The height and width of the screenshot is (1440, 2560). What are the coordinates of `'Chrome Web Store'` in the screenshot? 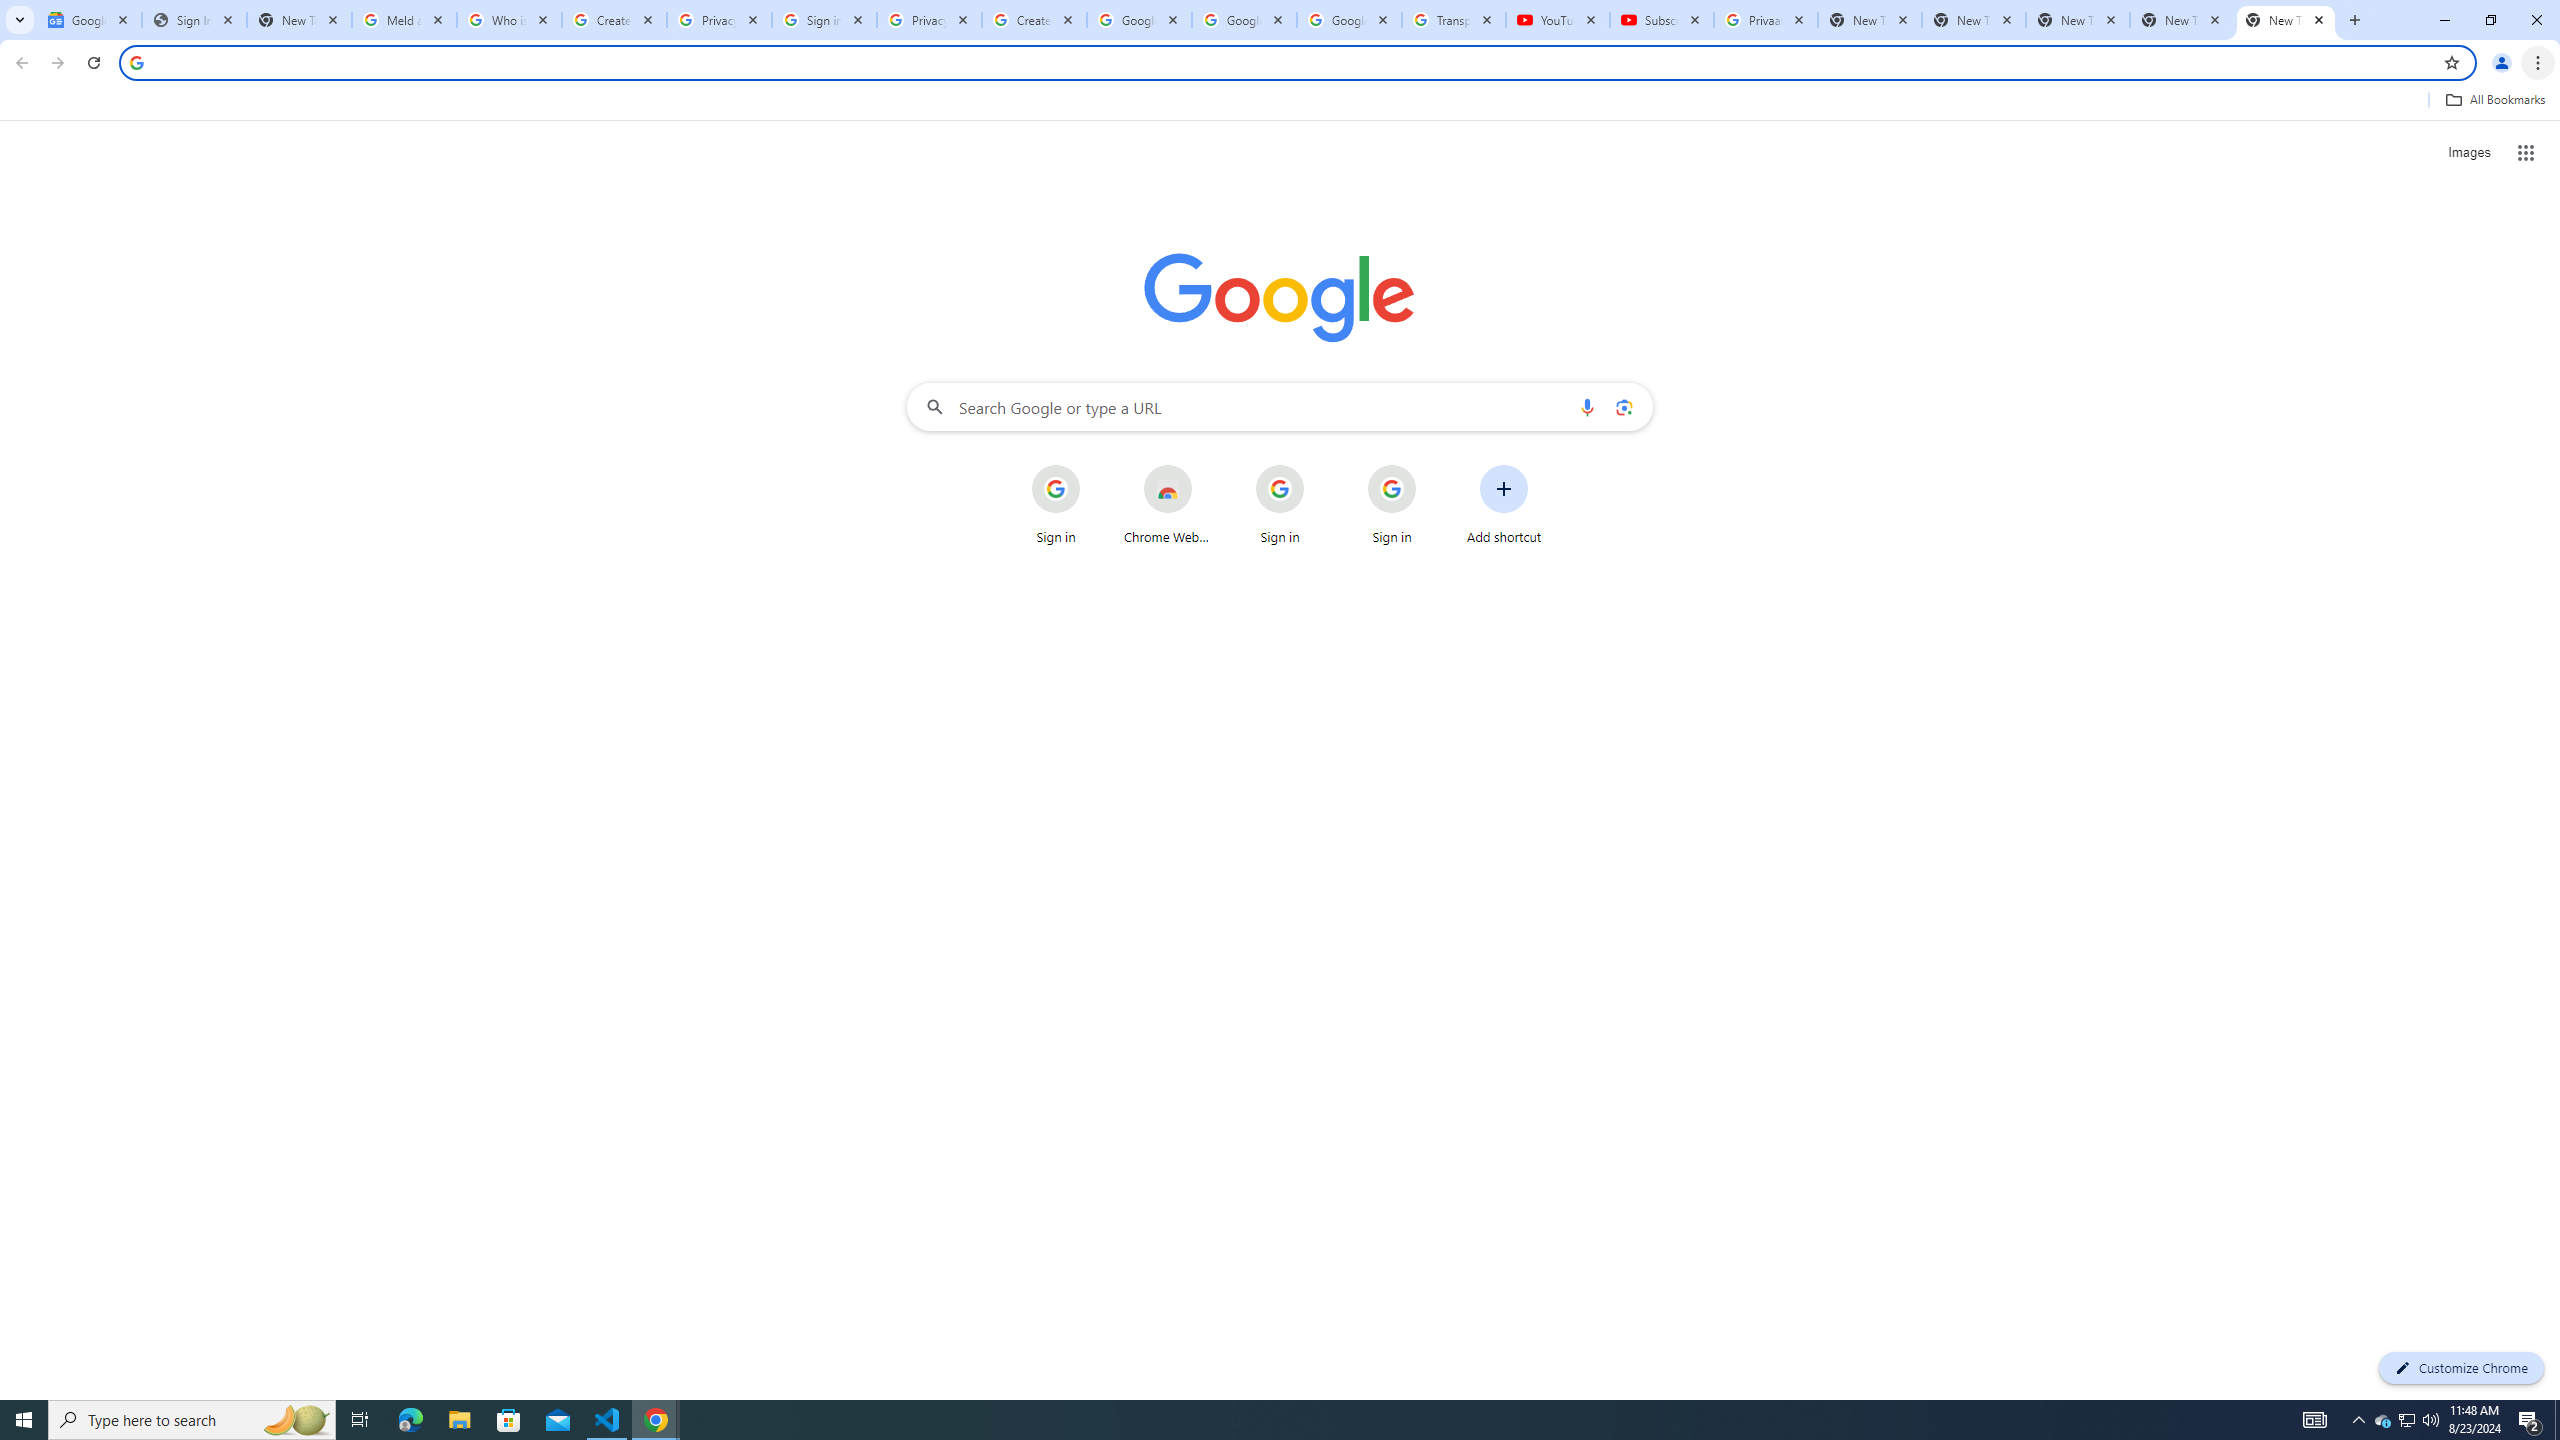 It's located at (1166, 505).